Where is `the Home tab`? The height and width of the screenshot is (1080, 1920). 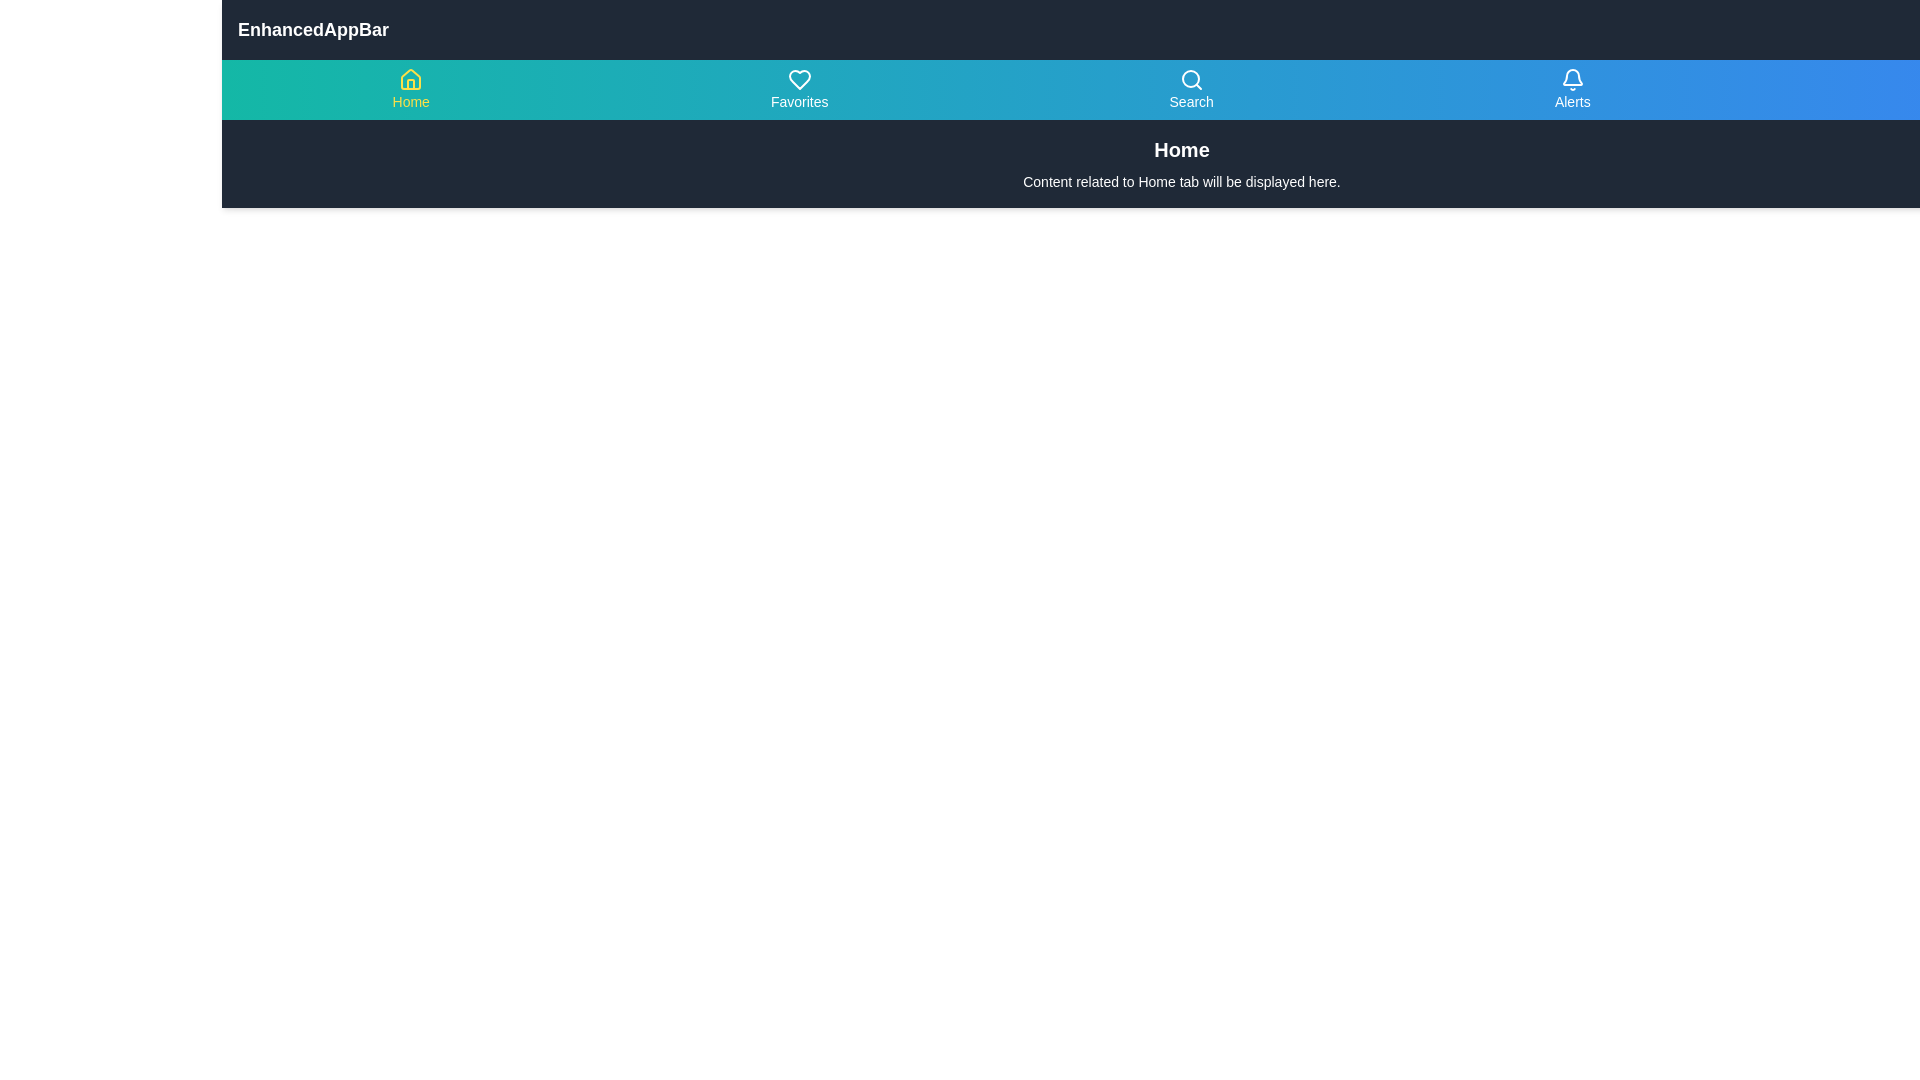
the Home tab is located at coordinates (410, 88).